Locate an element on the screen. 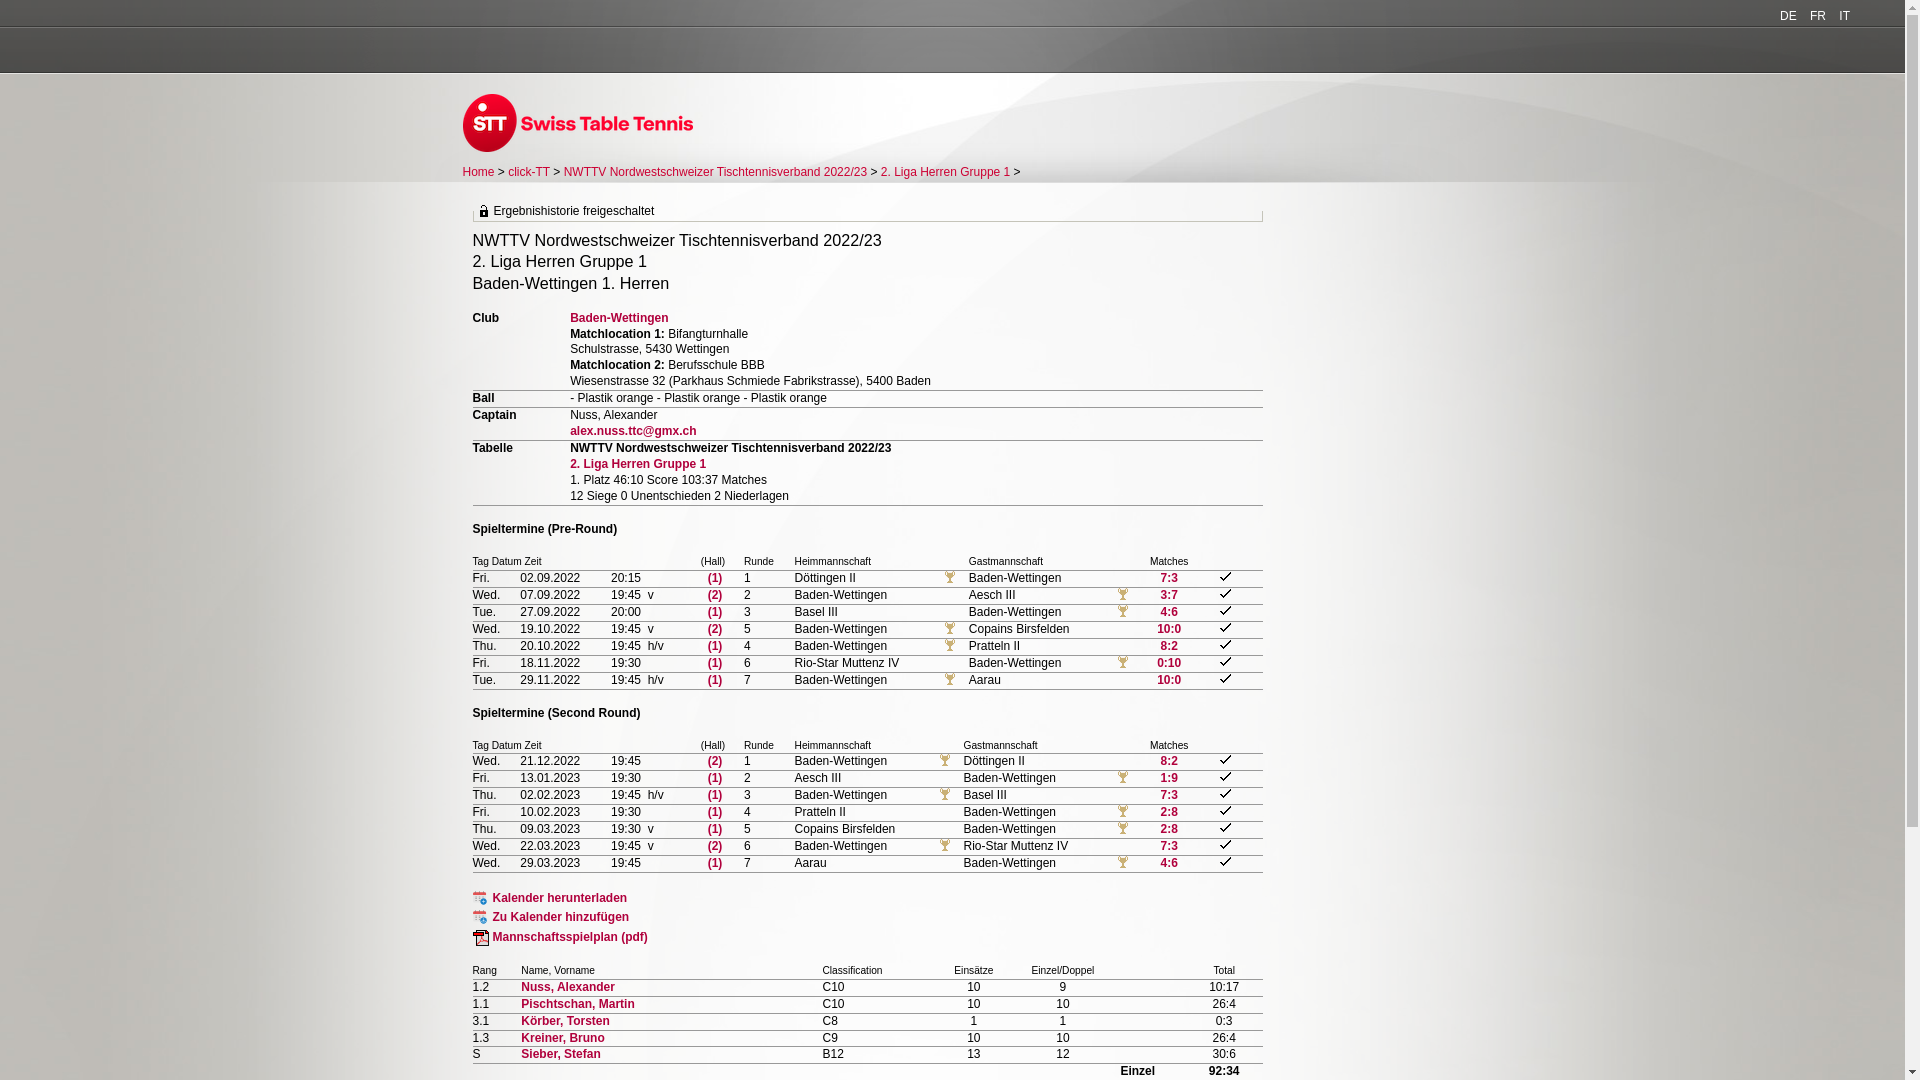 The width and height of the screenshot is (1920, 1080). 'Sieber, Stefan' is located at coordinates (560, 1052).